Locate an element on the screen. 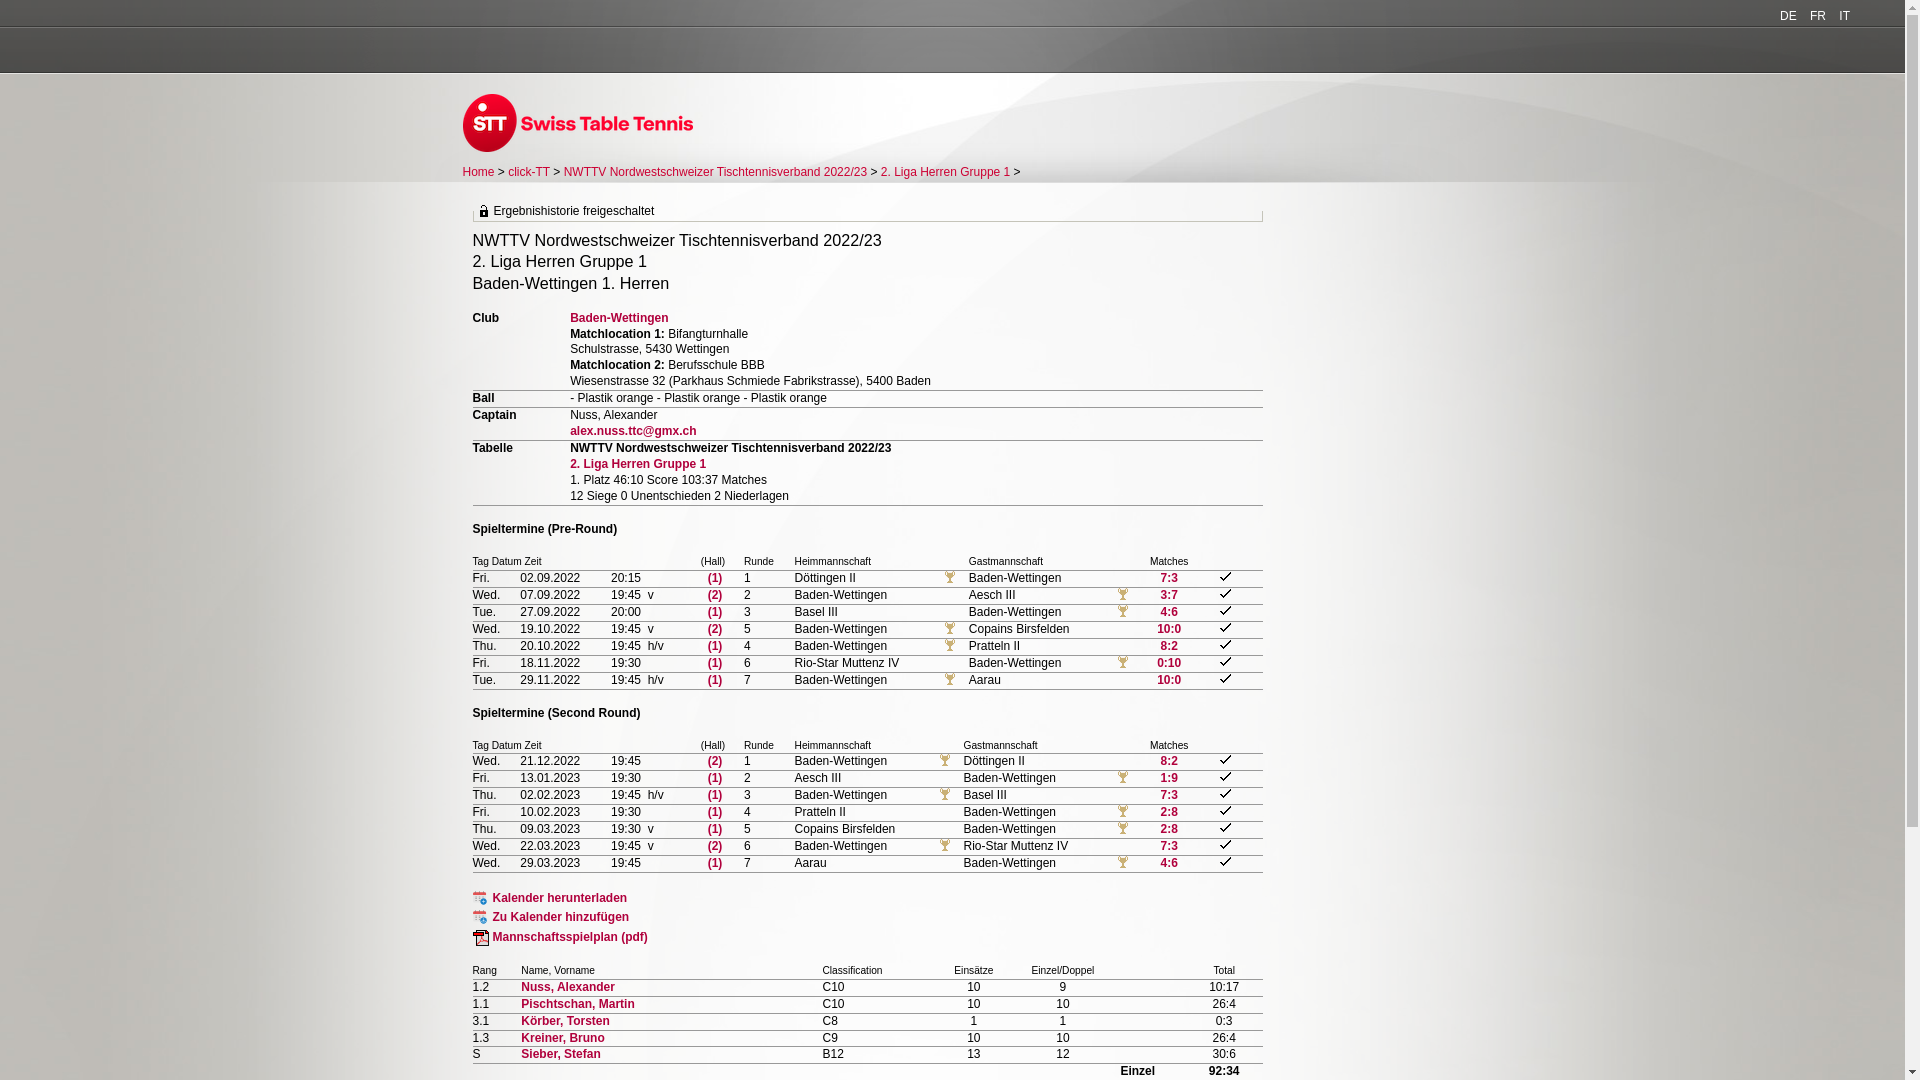 The width and height of the screenshot is (1920, 1080). 'Sieber, Stefan' is located at coordinates (560, 1052).